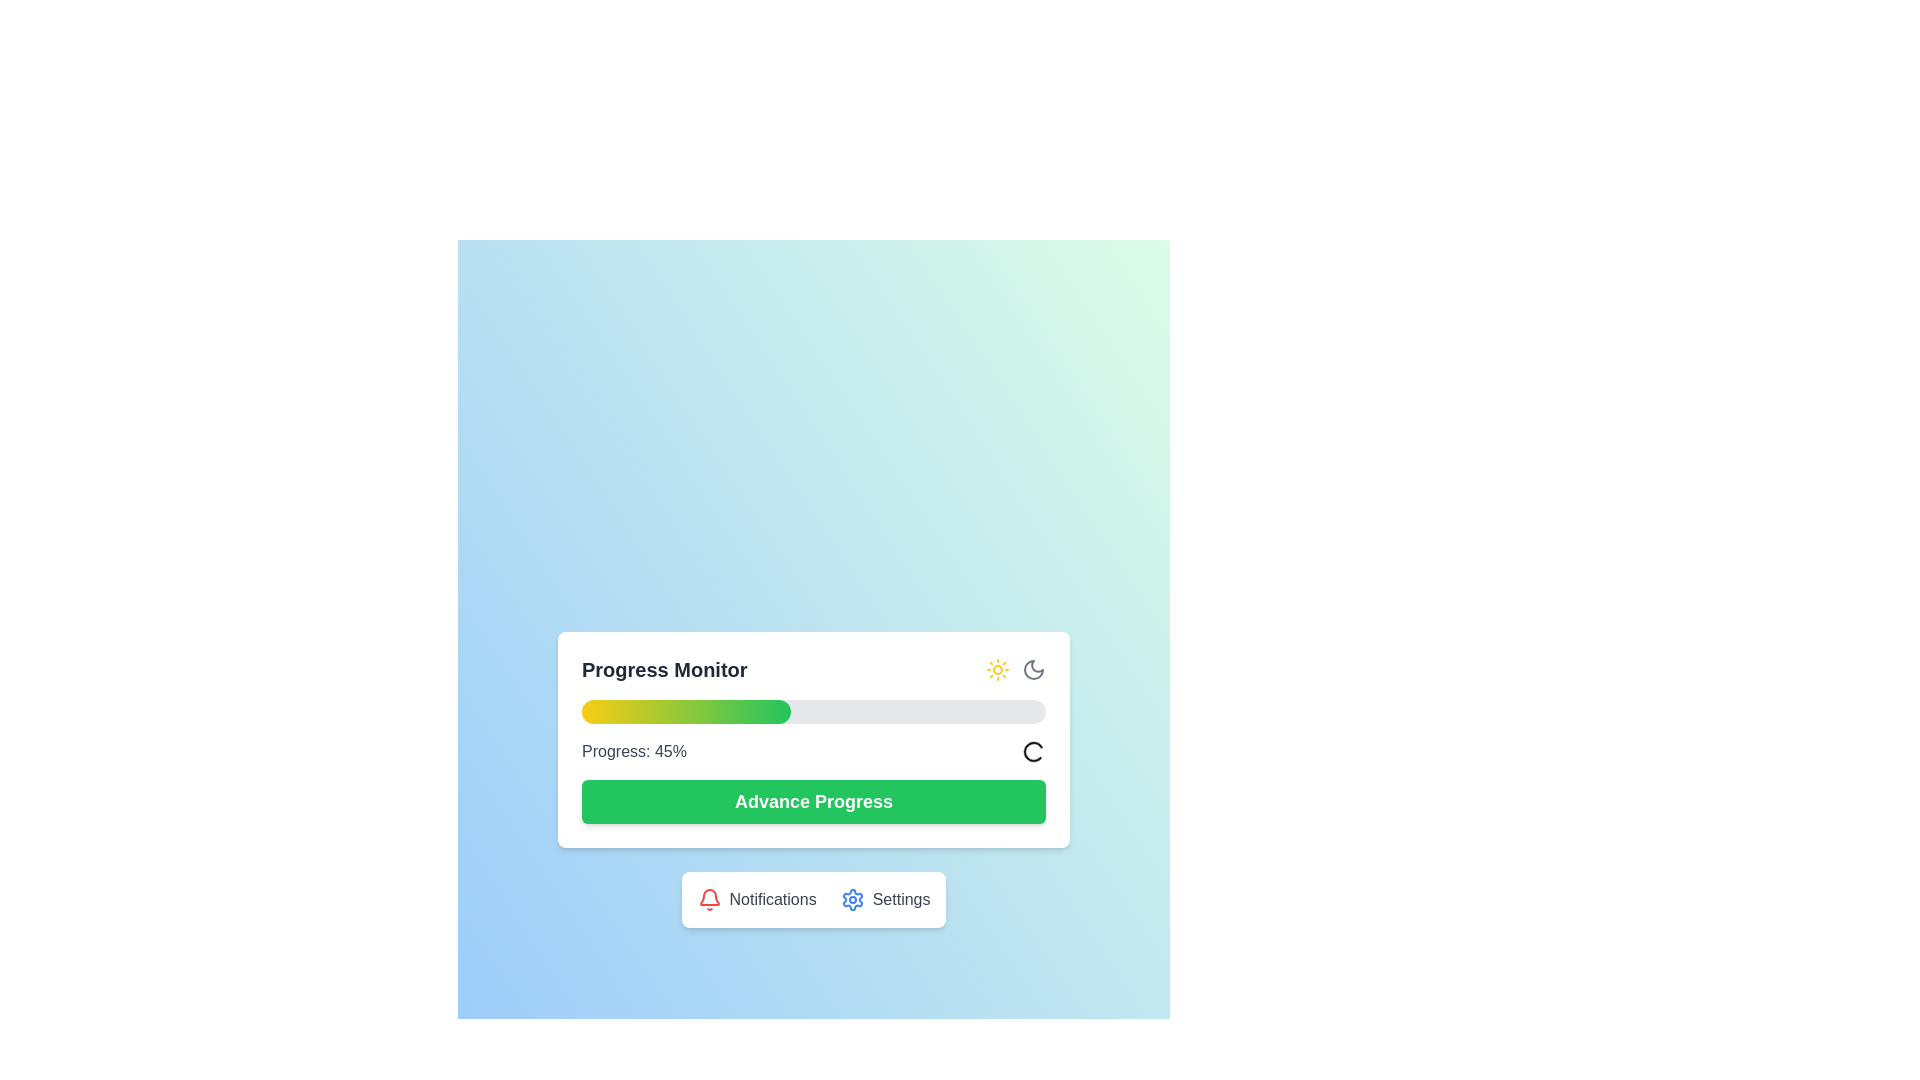 This screenshot has height=1080, width=1920. What do you see at coordinates (884, 898) in the screenshot?
I see `the 'Settings' button, which features a blue gear icon and the text label 'Settings'` at bounding box center [884, 898].